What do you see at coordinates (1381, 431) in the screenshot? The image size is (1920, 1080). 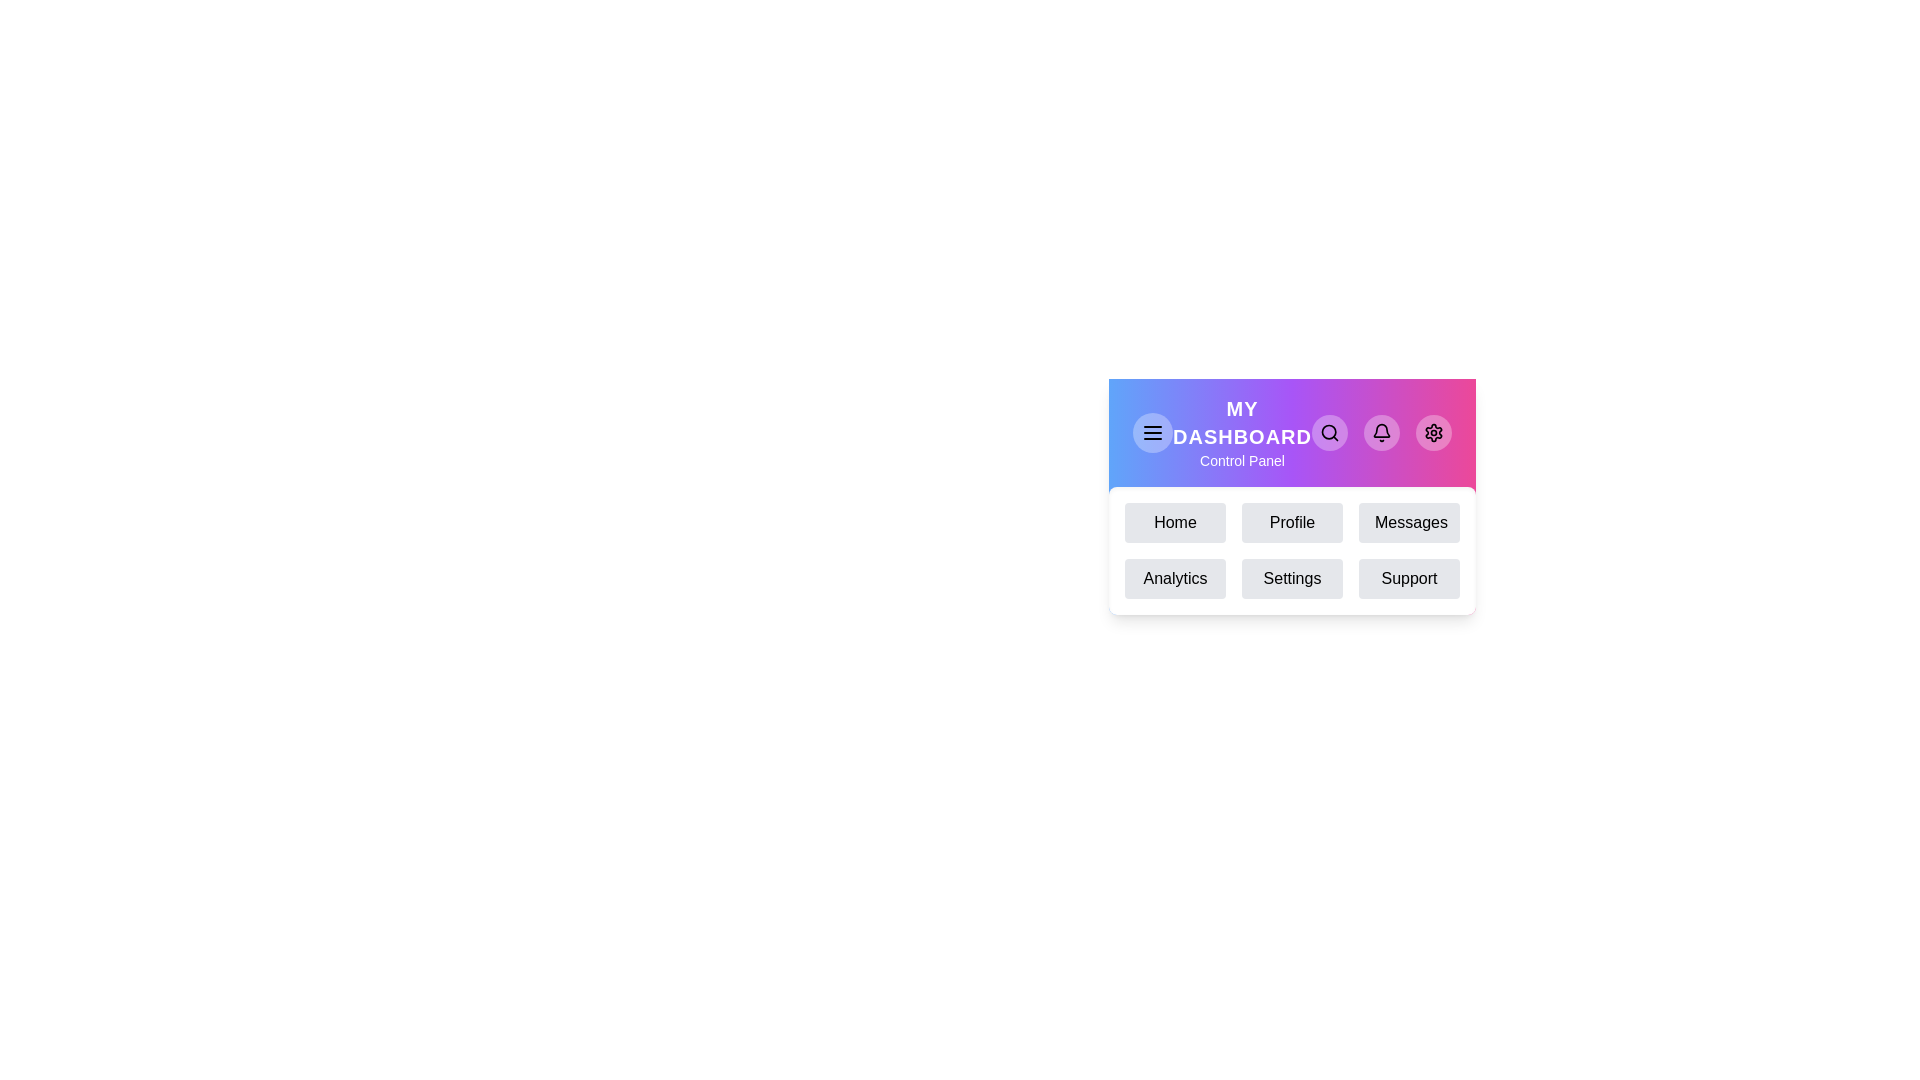 I see `the Notifications button in the EnhancedAppBar component` at bounding box center [1381, 431].